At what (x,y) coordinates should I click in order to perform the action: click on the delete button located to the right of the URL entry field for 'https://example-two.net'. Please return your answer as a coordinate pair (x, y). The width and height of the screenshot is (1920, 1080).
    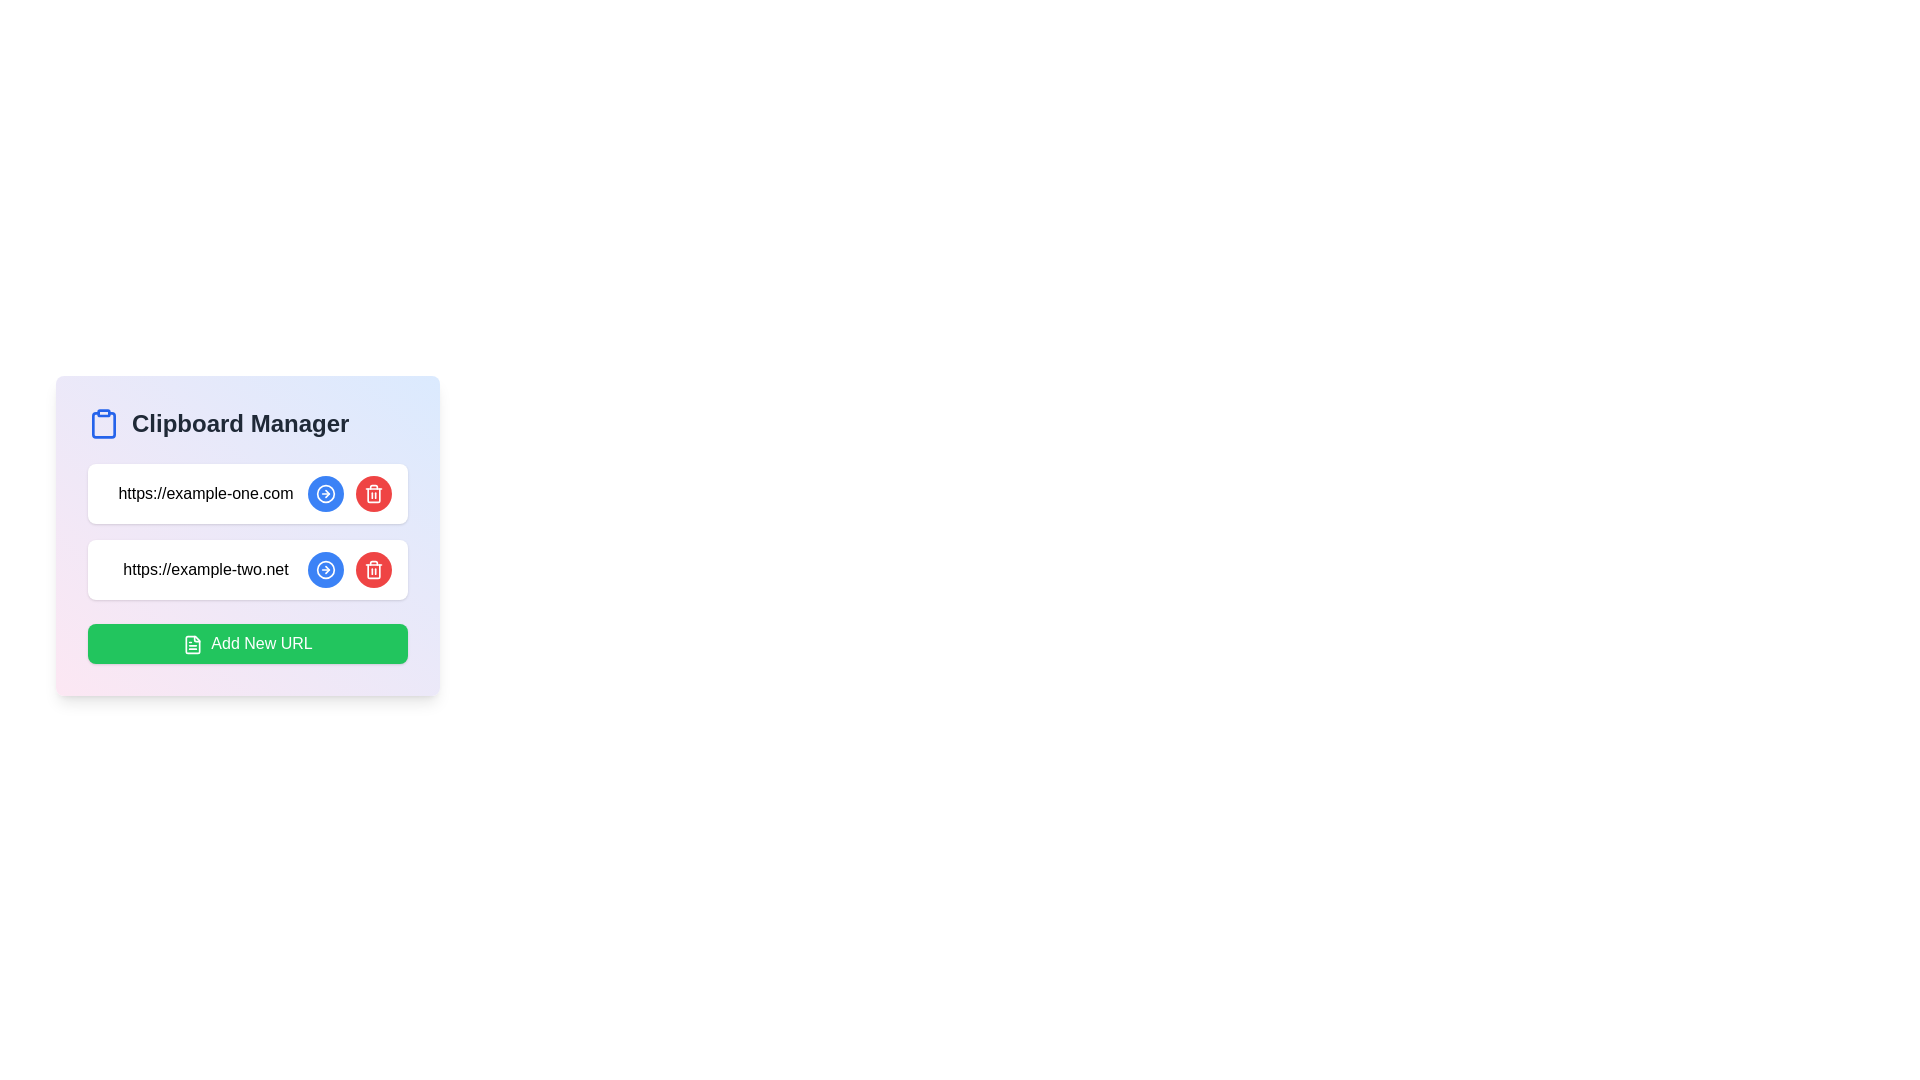
    Looking at the image, I should click on (374, 570).